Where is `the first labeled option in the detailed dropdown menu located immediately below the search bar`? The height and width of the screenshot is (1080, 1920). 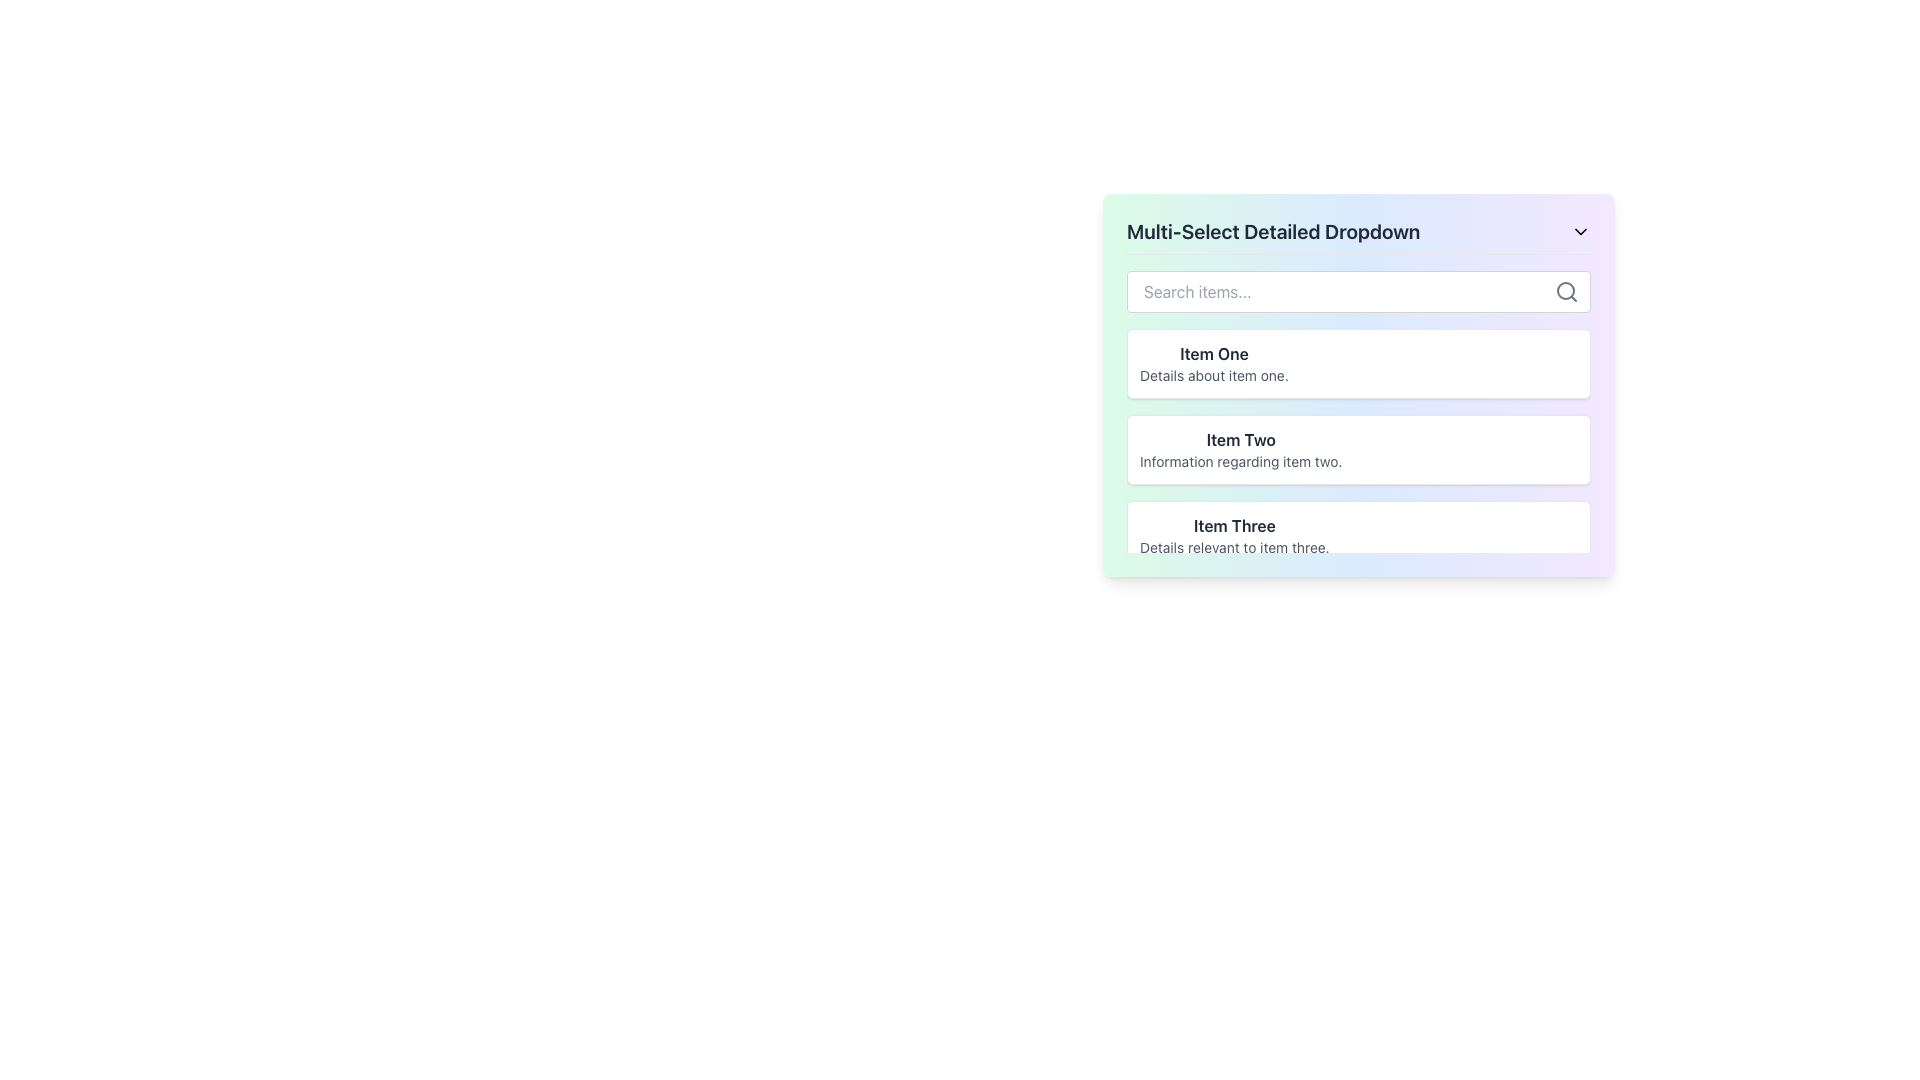
the first labeled option in the detailed dropdown menu located immediately below the search bar is located at coordinates (1213, 363).